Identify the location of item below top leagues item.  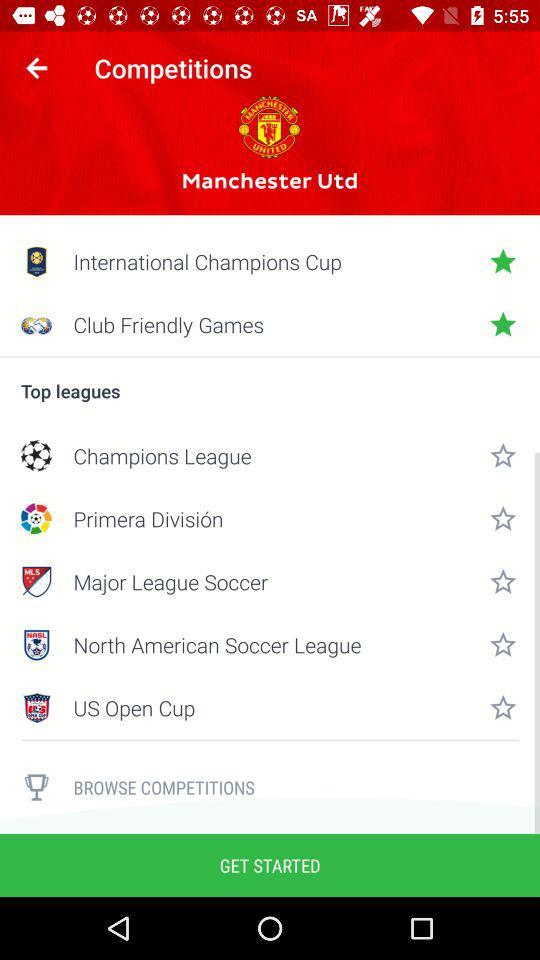
(270, 456).